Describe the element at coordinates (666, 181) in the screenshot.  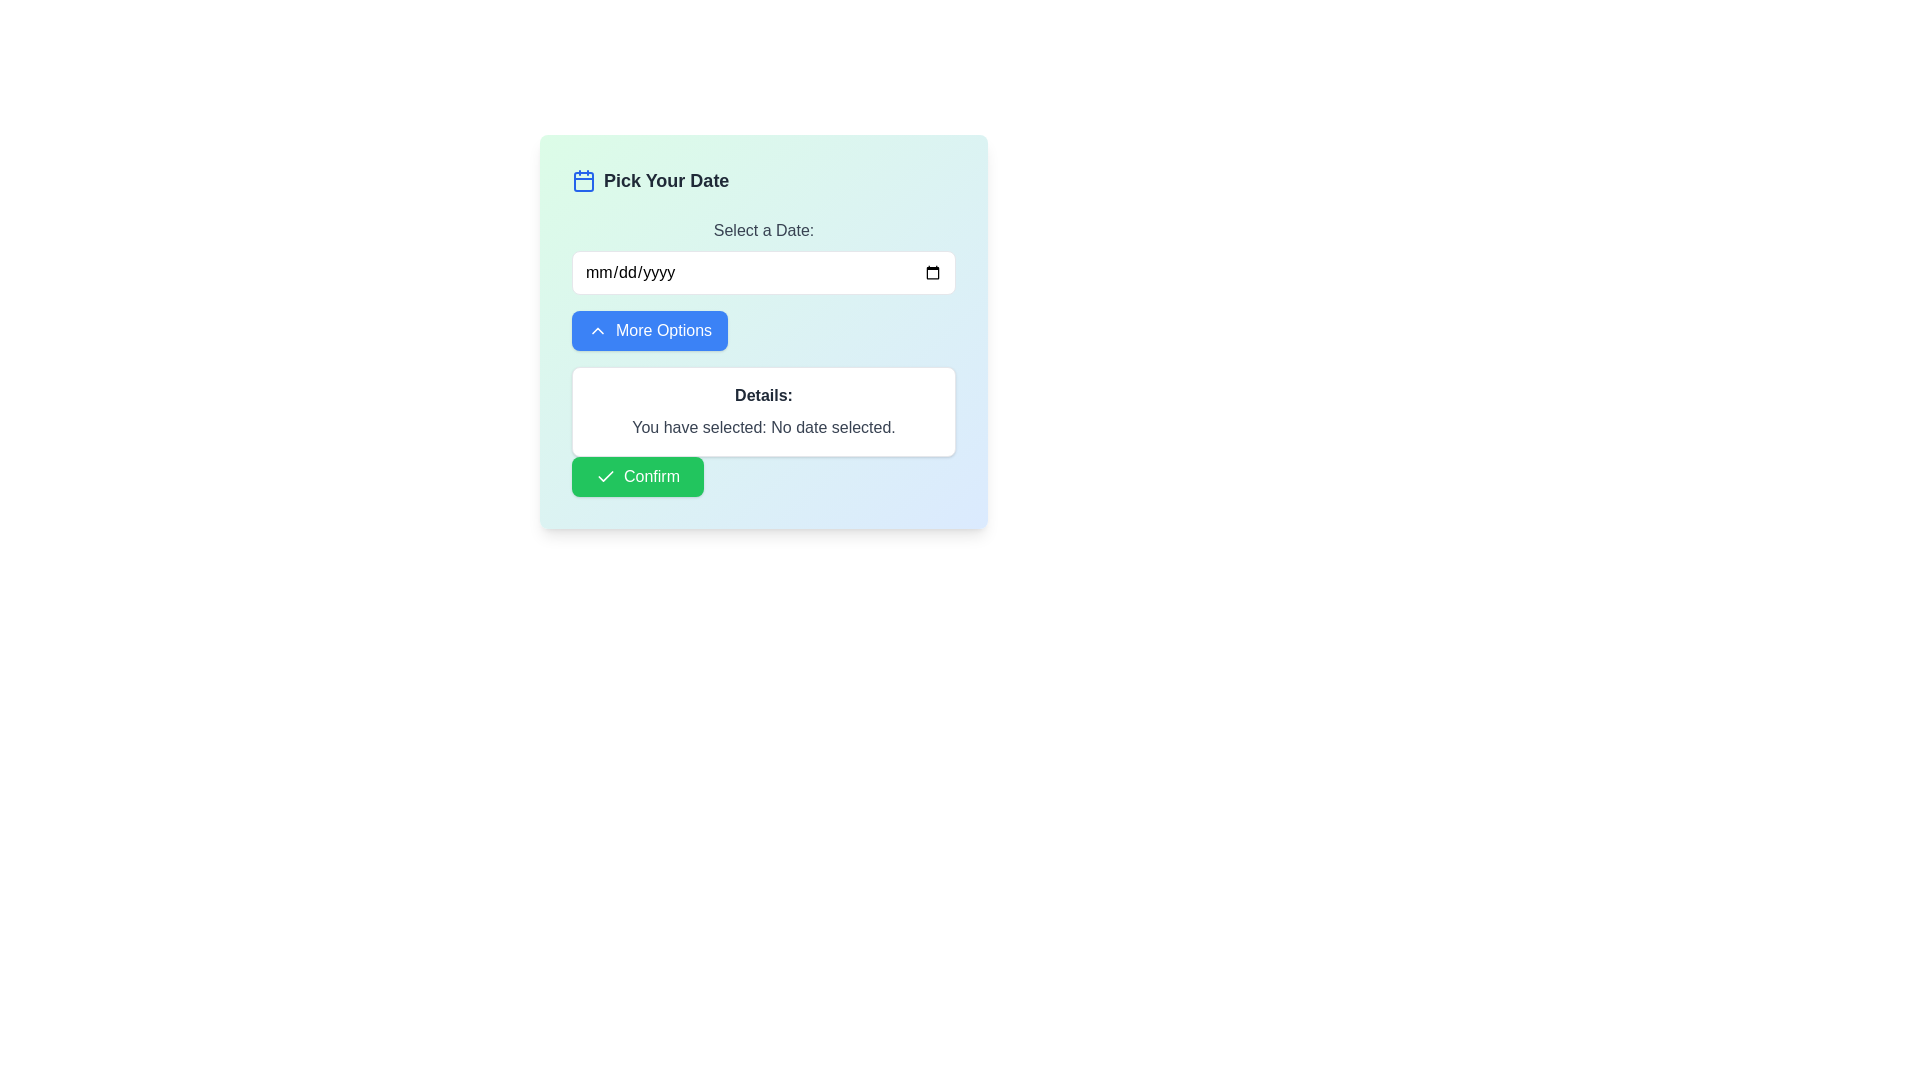
I see `the Text Label that introduces the functionality of selecting a date, located next to a blue calendar icon towards the top of the main interface` at that location.